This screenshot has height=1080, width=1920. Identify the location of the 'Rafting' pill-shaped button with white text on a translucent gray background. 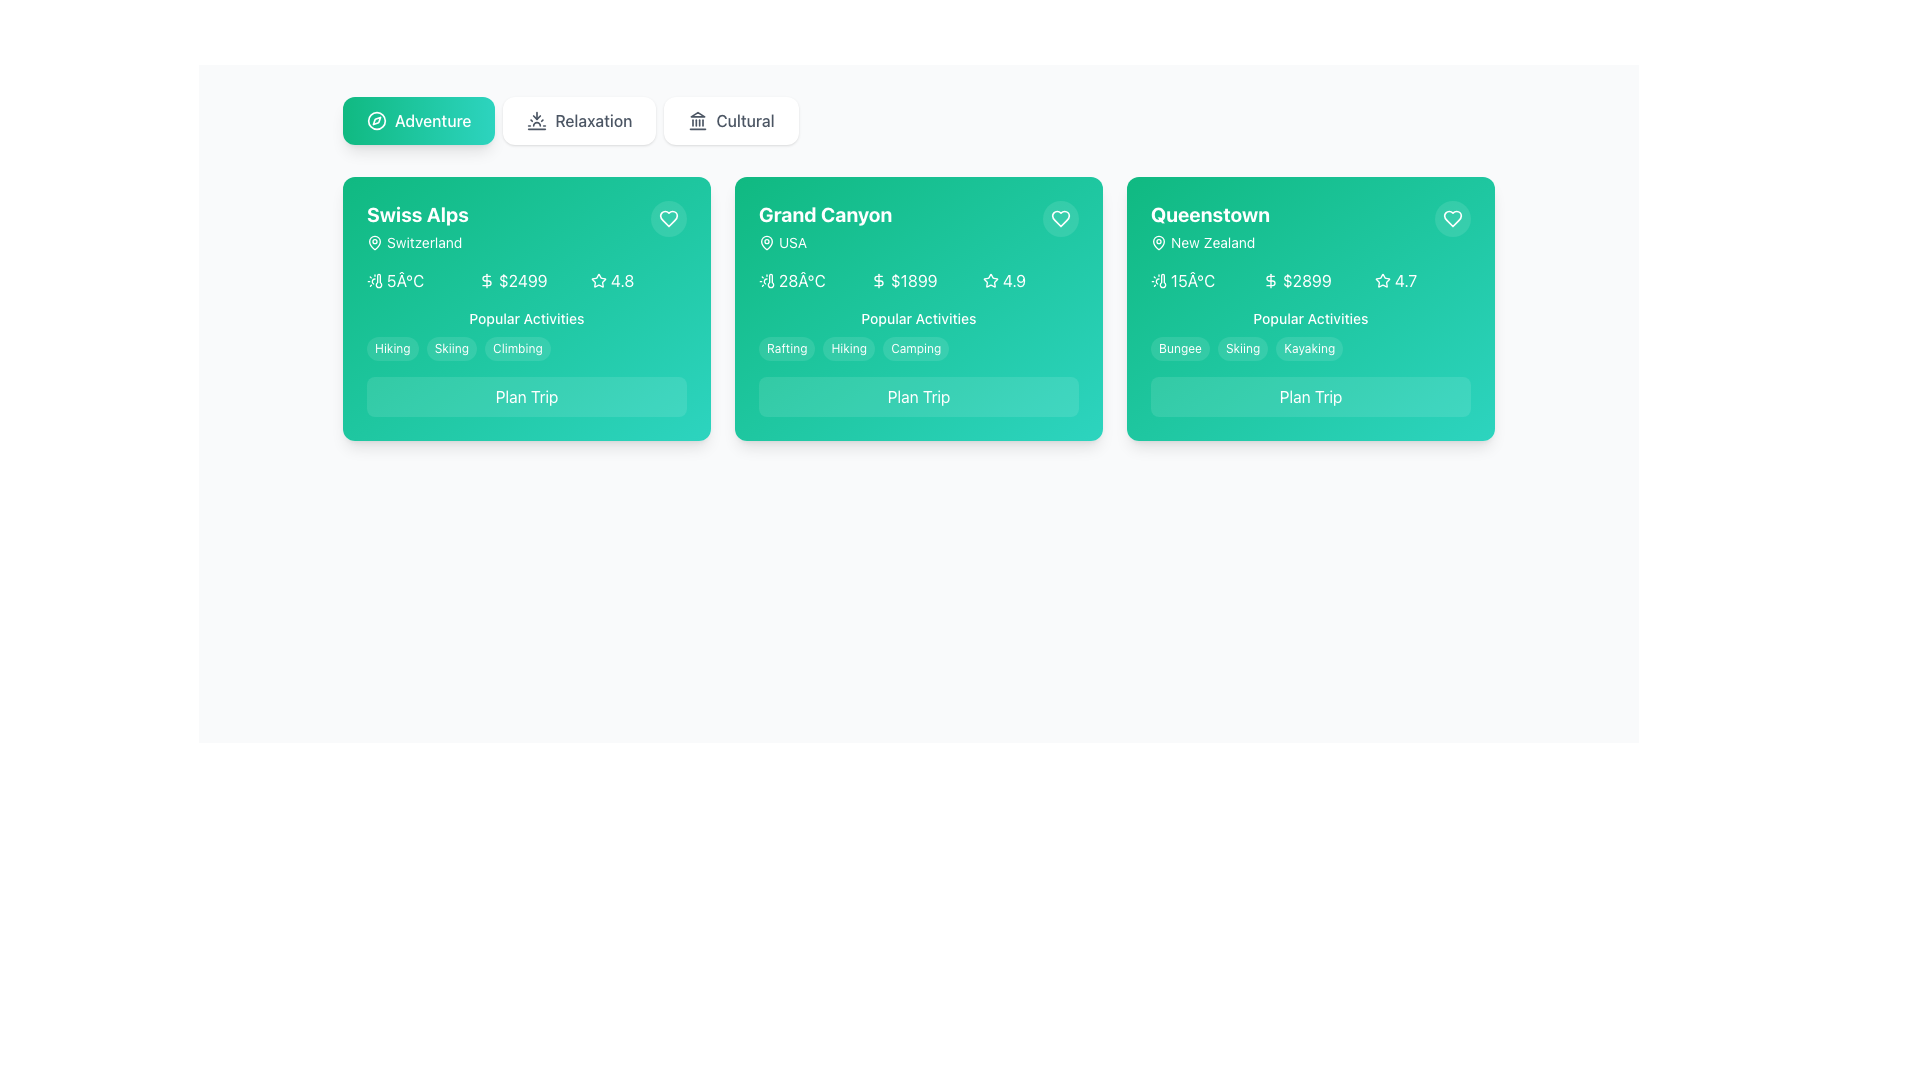
(786, 347).